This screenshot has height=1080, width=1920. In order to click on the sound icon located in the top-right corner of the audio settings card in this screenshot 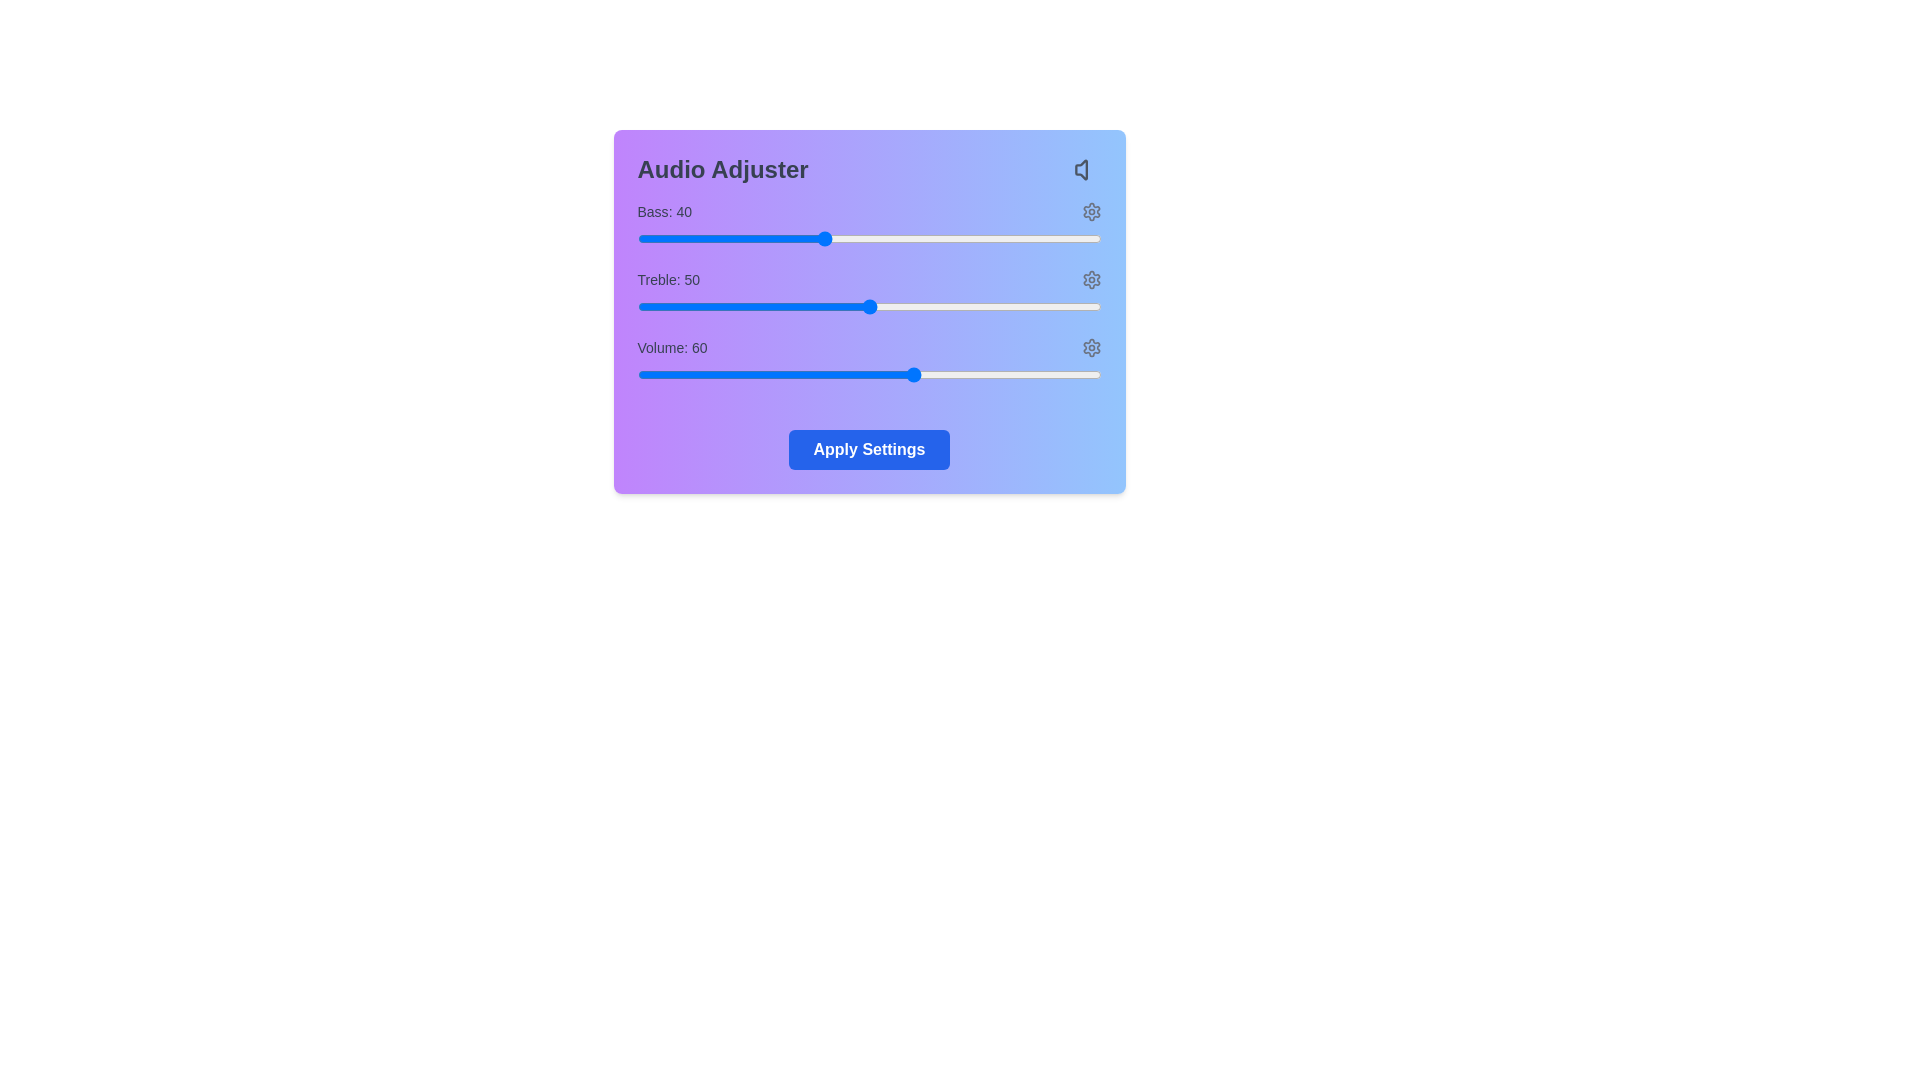, I will do `click(1080, 168)`.